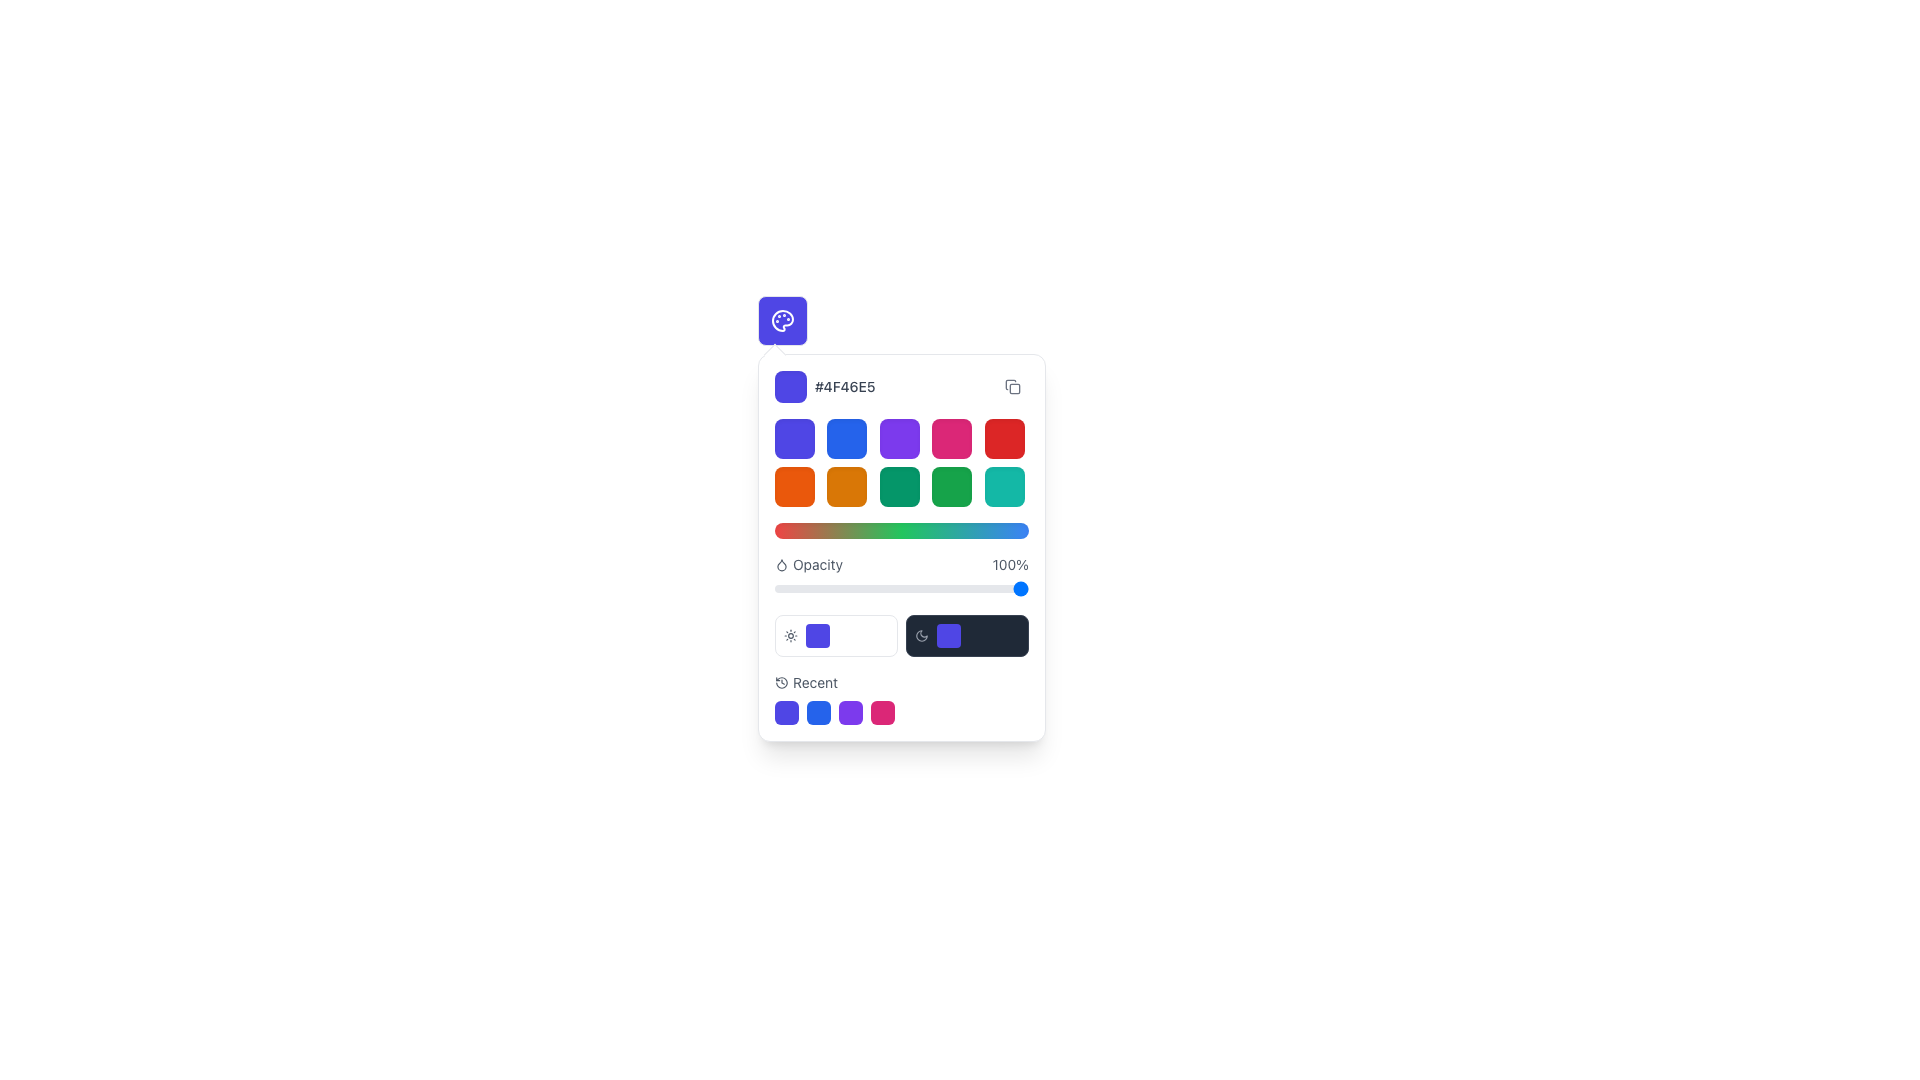  What do you see at coordinates (973, 588) in the screenshot?
I see `opacity` at bounding box center [973, 588].